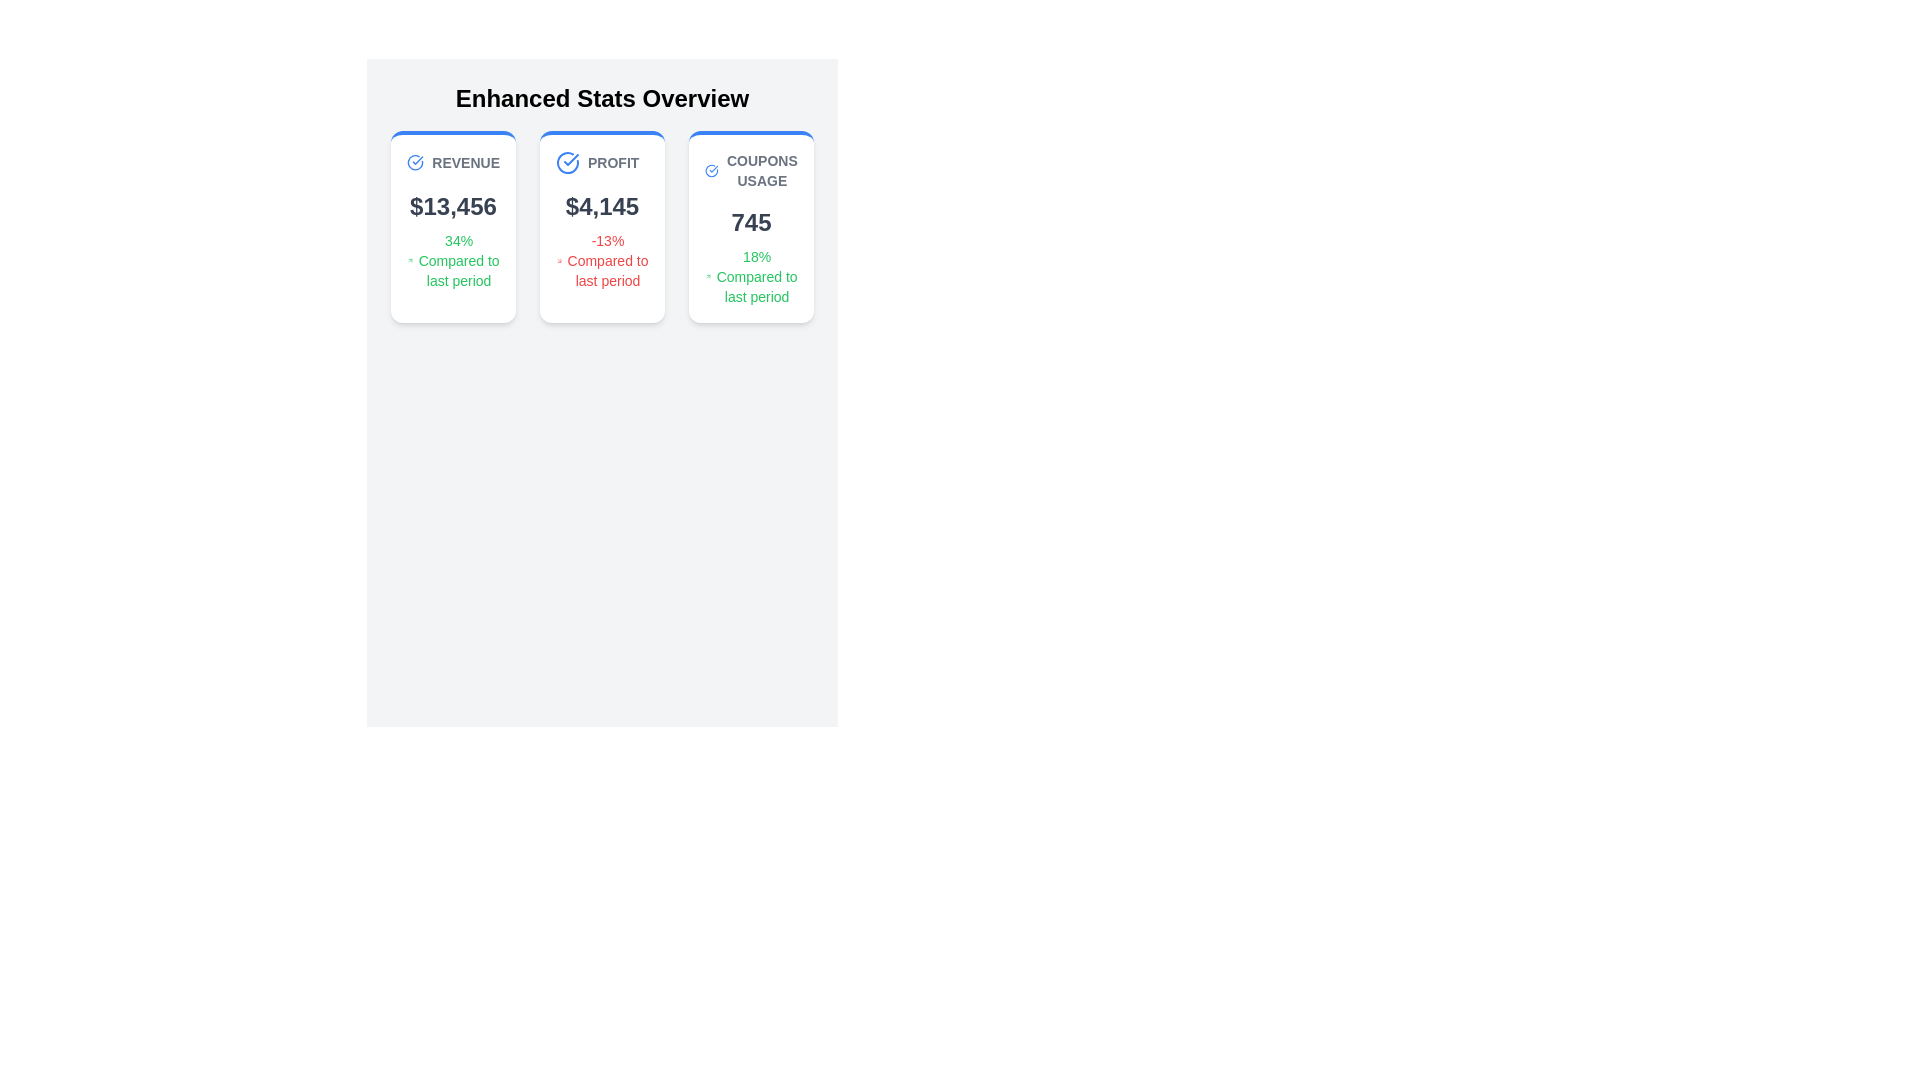 This screenshot has width=1920, height=1080. I want to click on the text displaying the numerical value '745' for 'COUPONS USAGE', which is located in the third card of the layout, so click(750, 223).